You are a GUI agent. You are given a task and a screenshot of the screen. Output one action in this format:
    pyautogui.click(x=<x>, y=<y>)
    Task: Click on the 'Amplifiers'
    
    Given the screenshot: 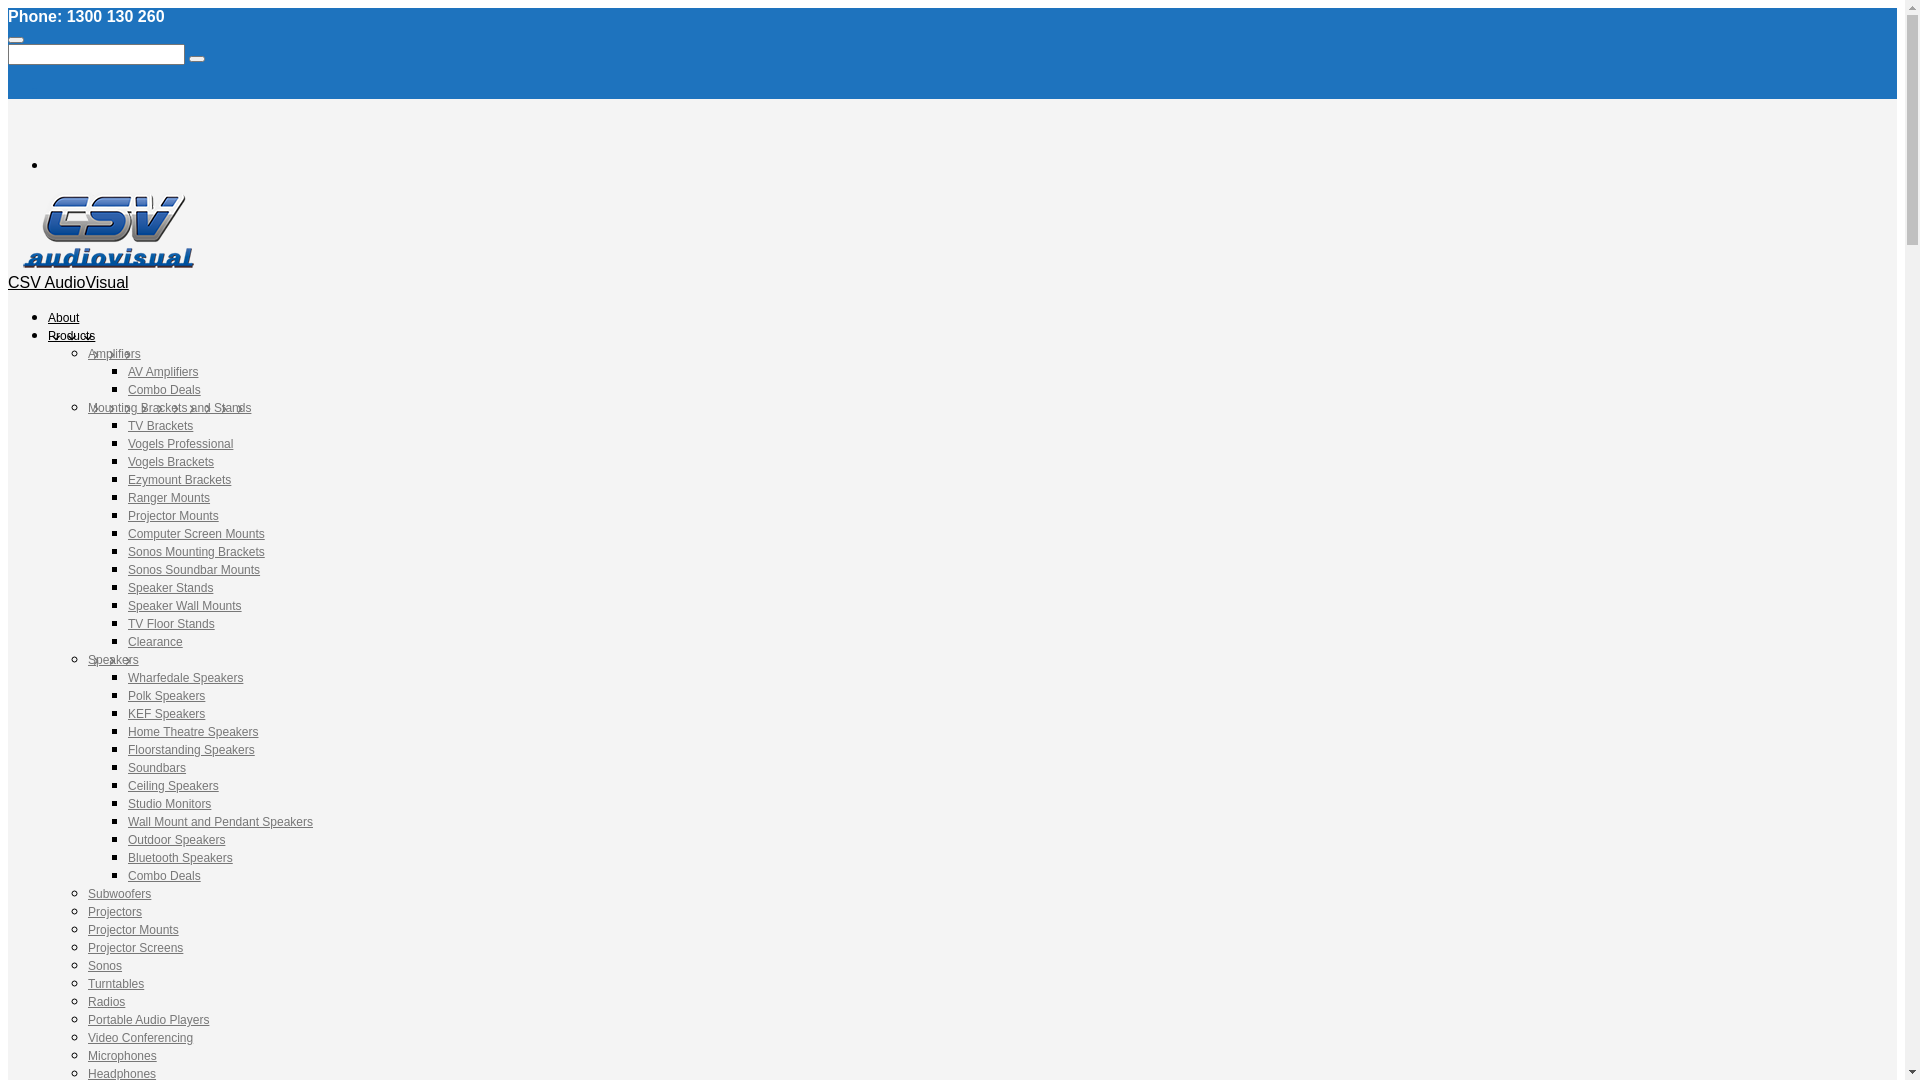 What is the action you would take?
    pyautogui.click(x=113, y=353)
    